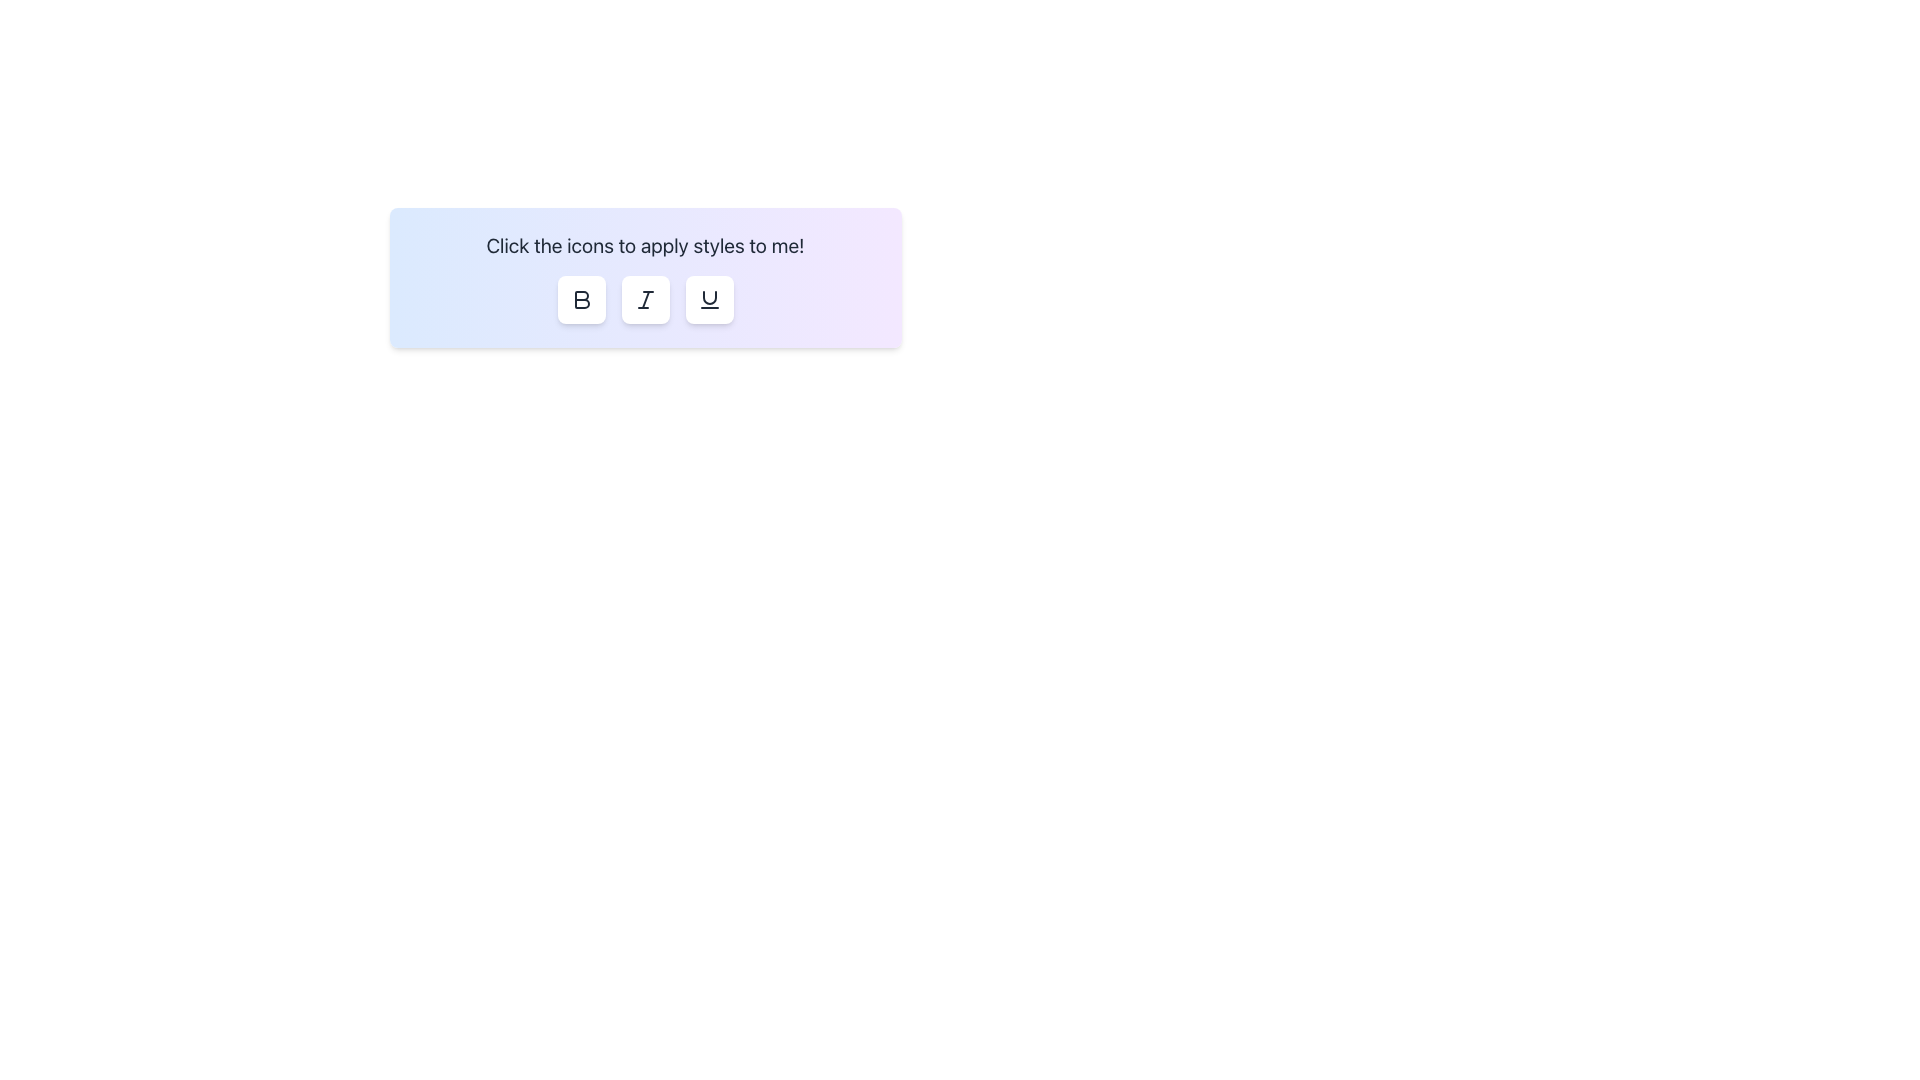  I want to click on the italic icon button, which is the second among three icons in a horizontally aligned card, so click(645, 300).